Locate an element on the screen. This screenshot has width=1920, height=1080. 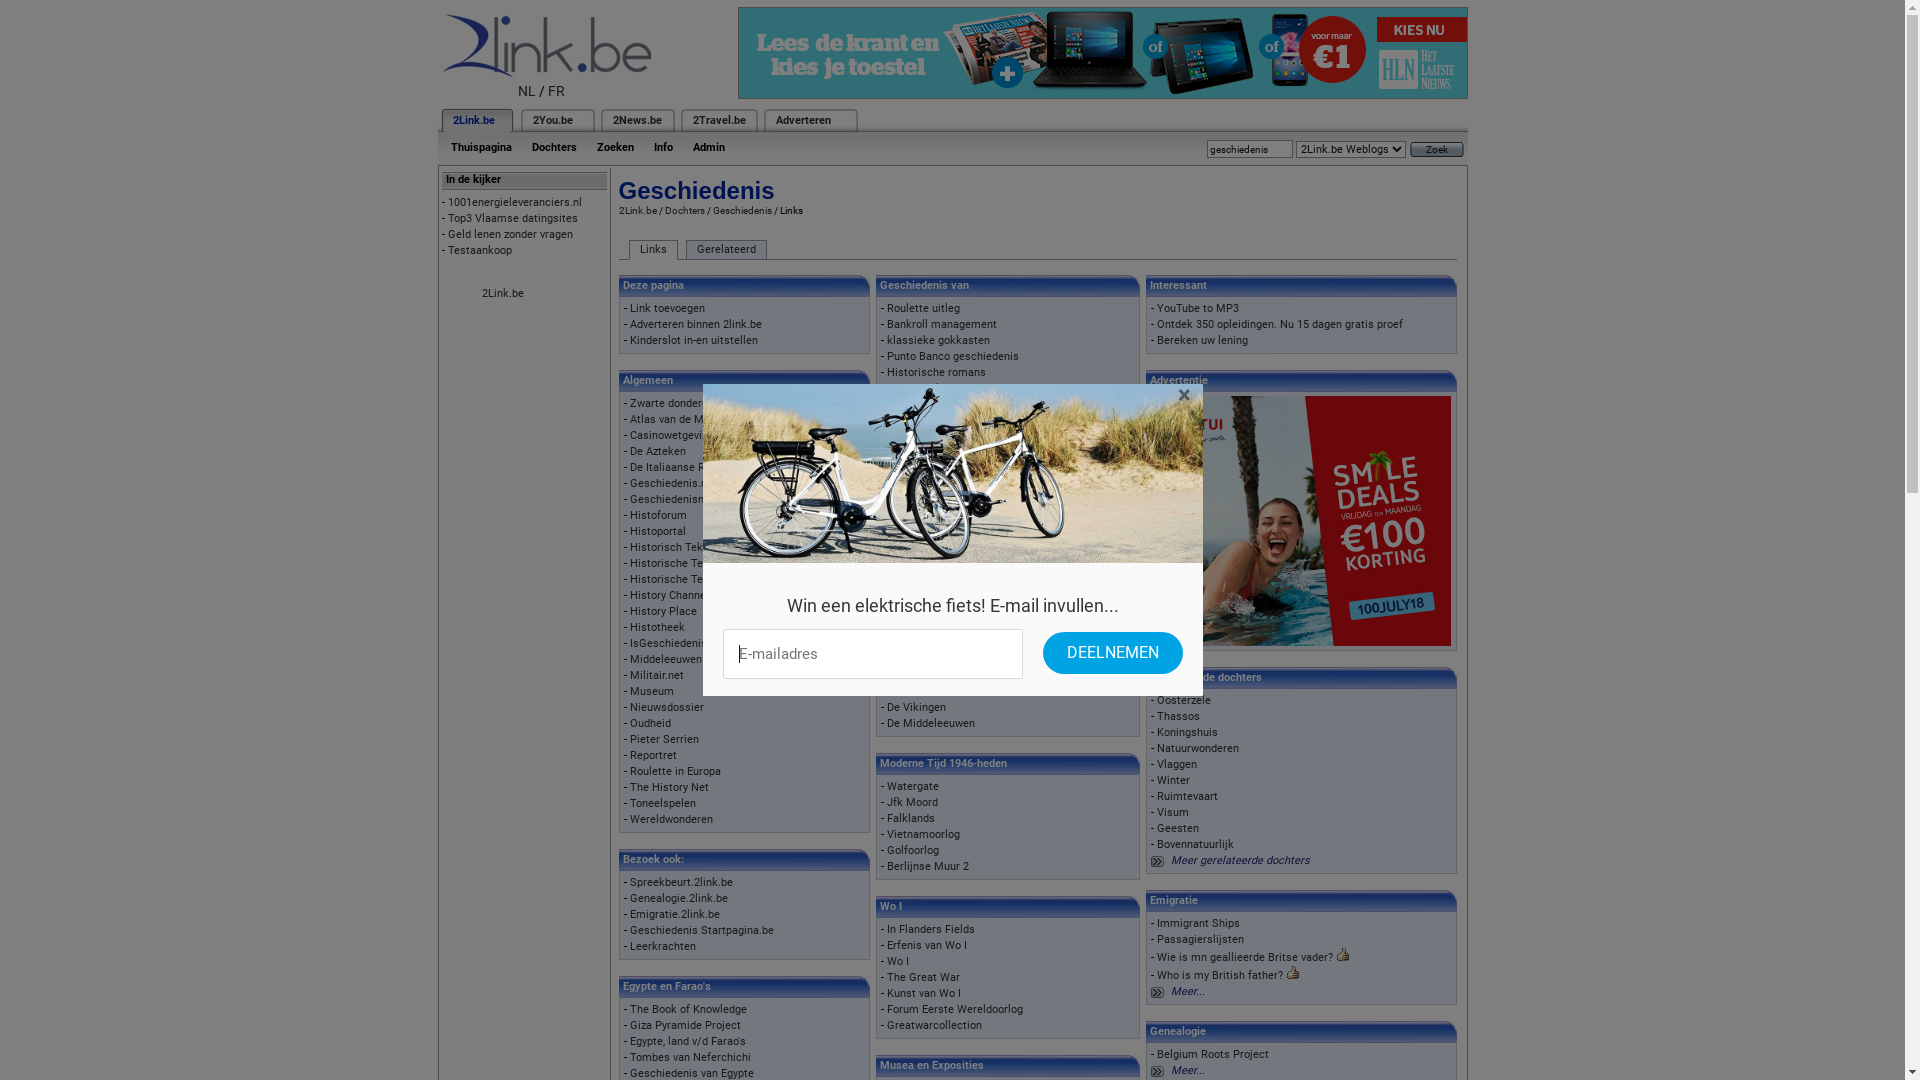
'Bankroll management' is located at coordinates (940, 323).